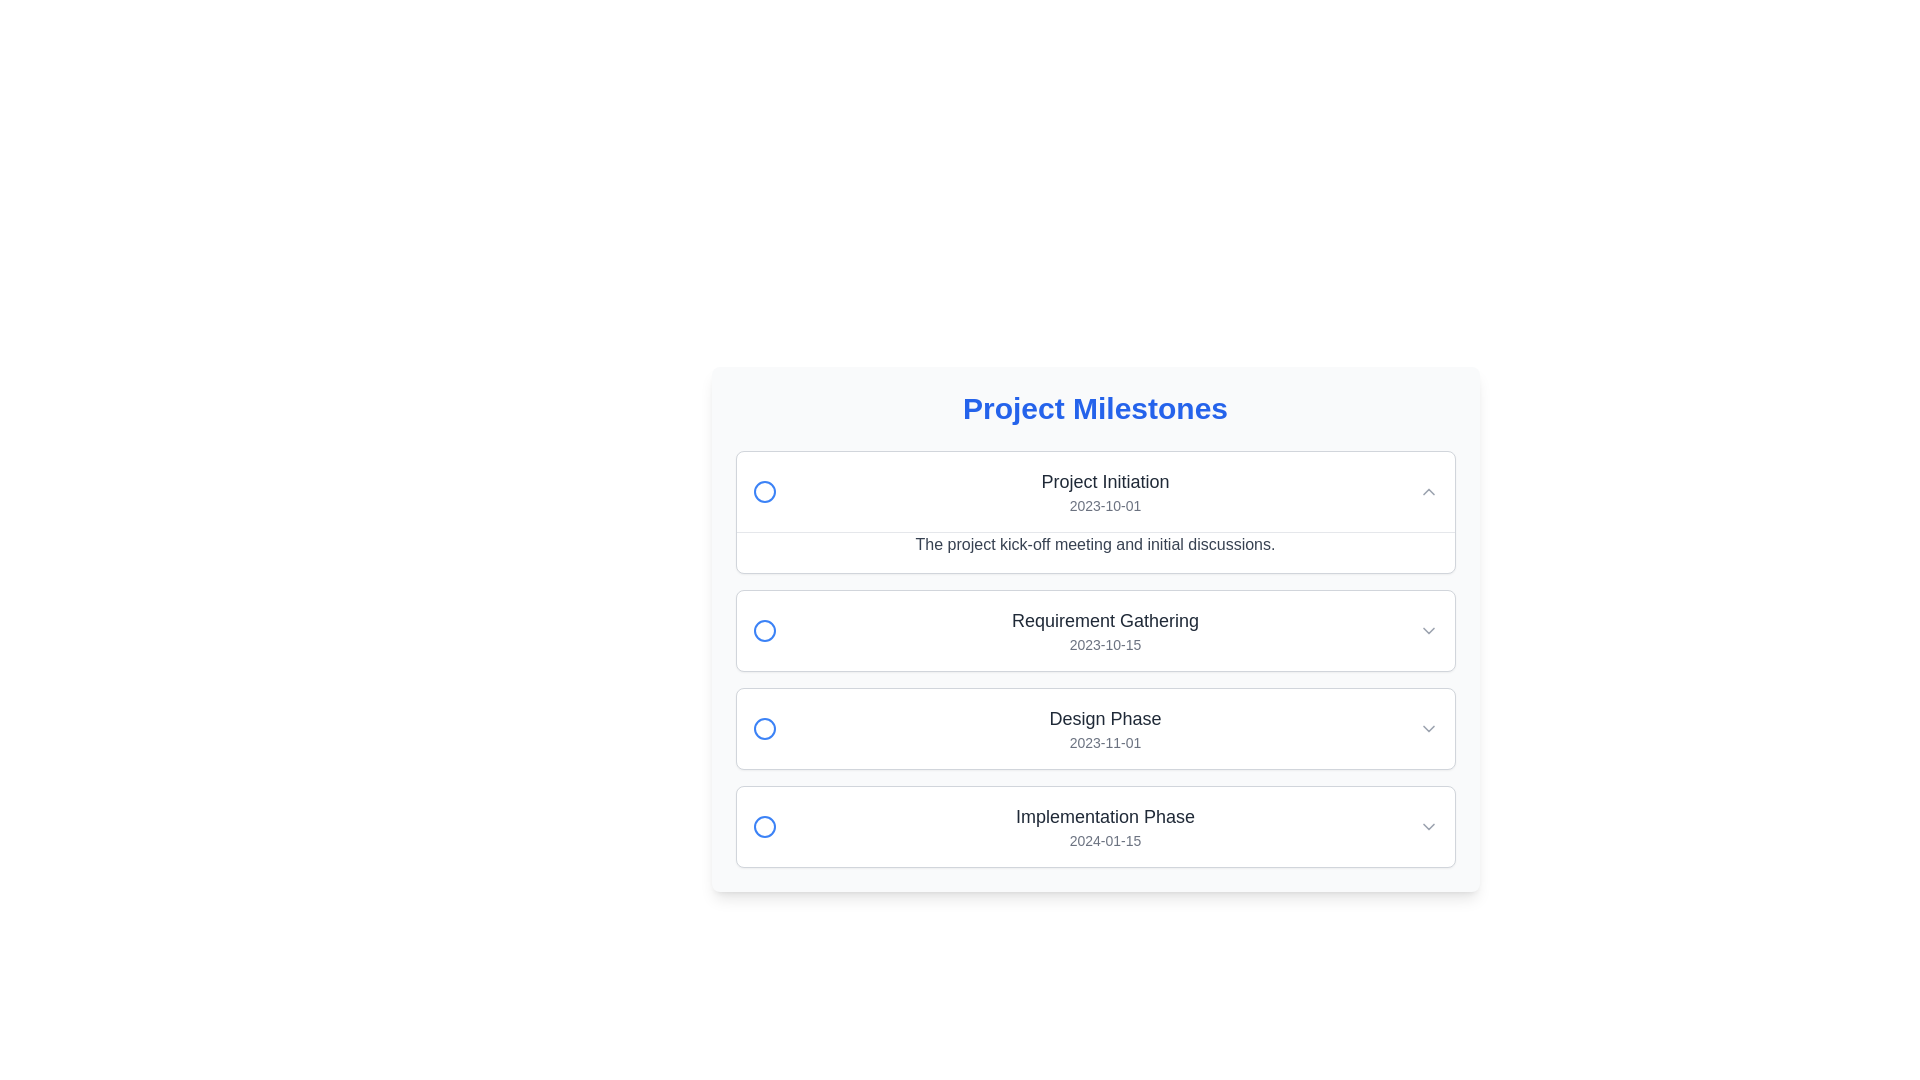 The width and height of the screenshot is (1920, 1080). What do you see at coordinates (1094, 631) in the screenshot?
I see `the 'Requirement Gathering' text in the second List Item with Expandable Section under 'Project Milestones'` at bounding box center [1094, 631].